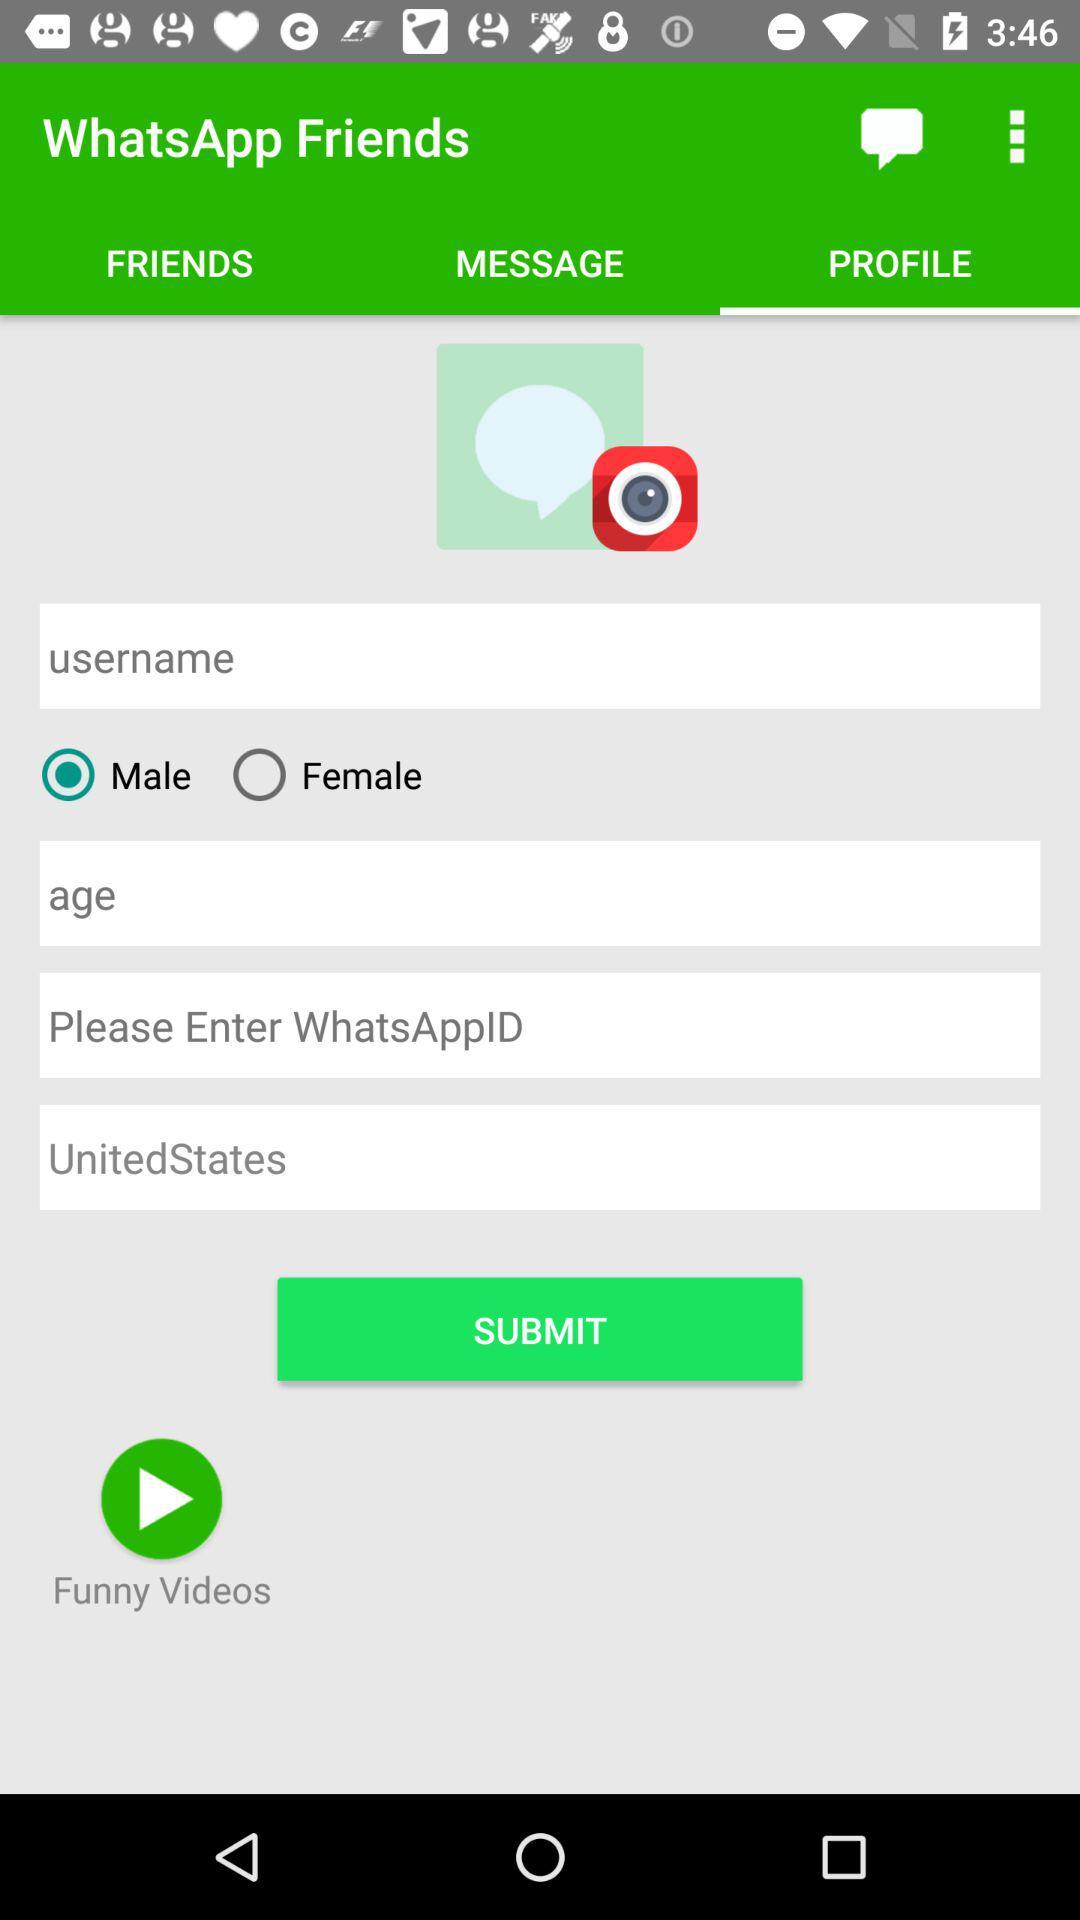  Describe the element at coordinates (540, 892) in the screenshot. I see `type age` at that location.